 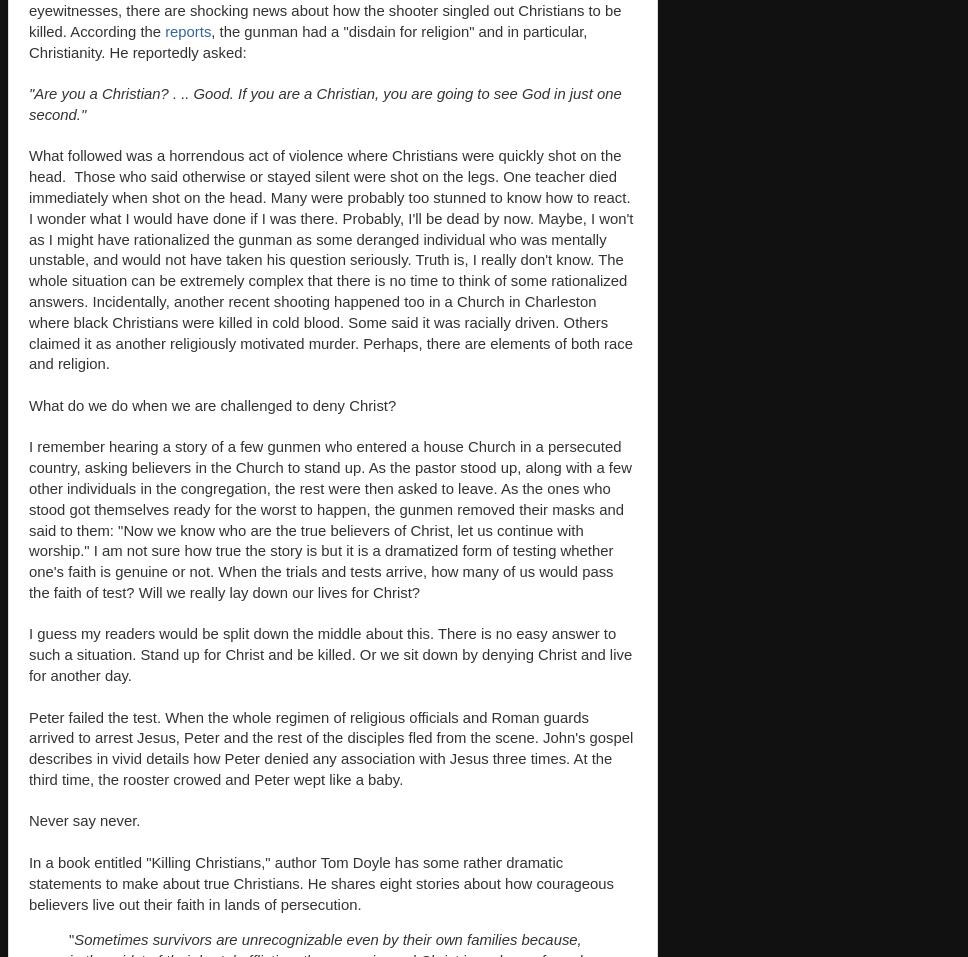 What do you see at coordinates (187, 30) in the screenshot?
I see `'reports'` at bounding box center [187, 30].